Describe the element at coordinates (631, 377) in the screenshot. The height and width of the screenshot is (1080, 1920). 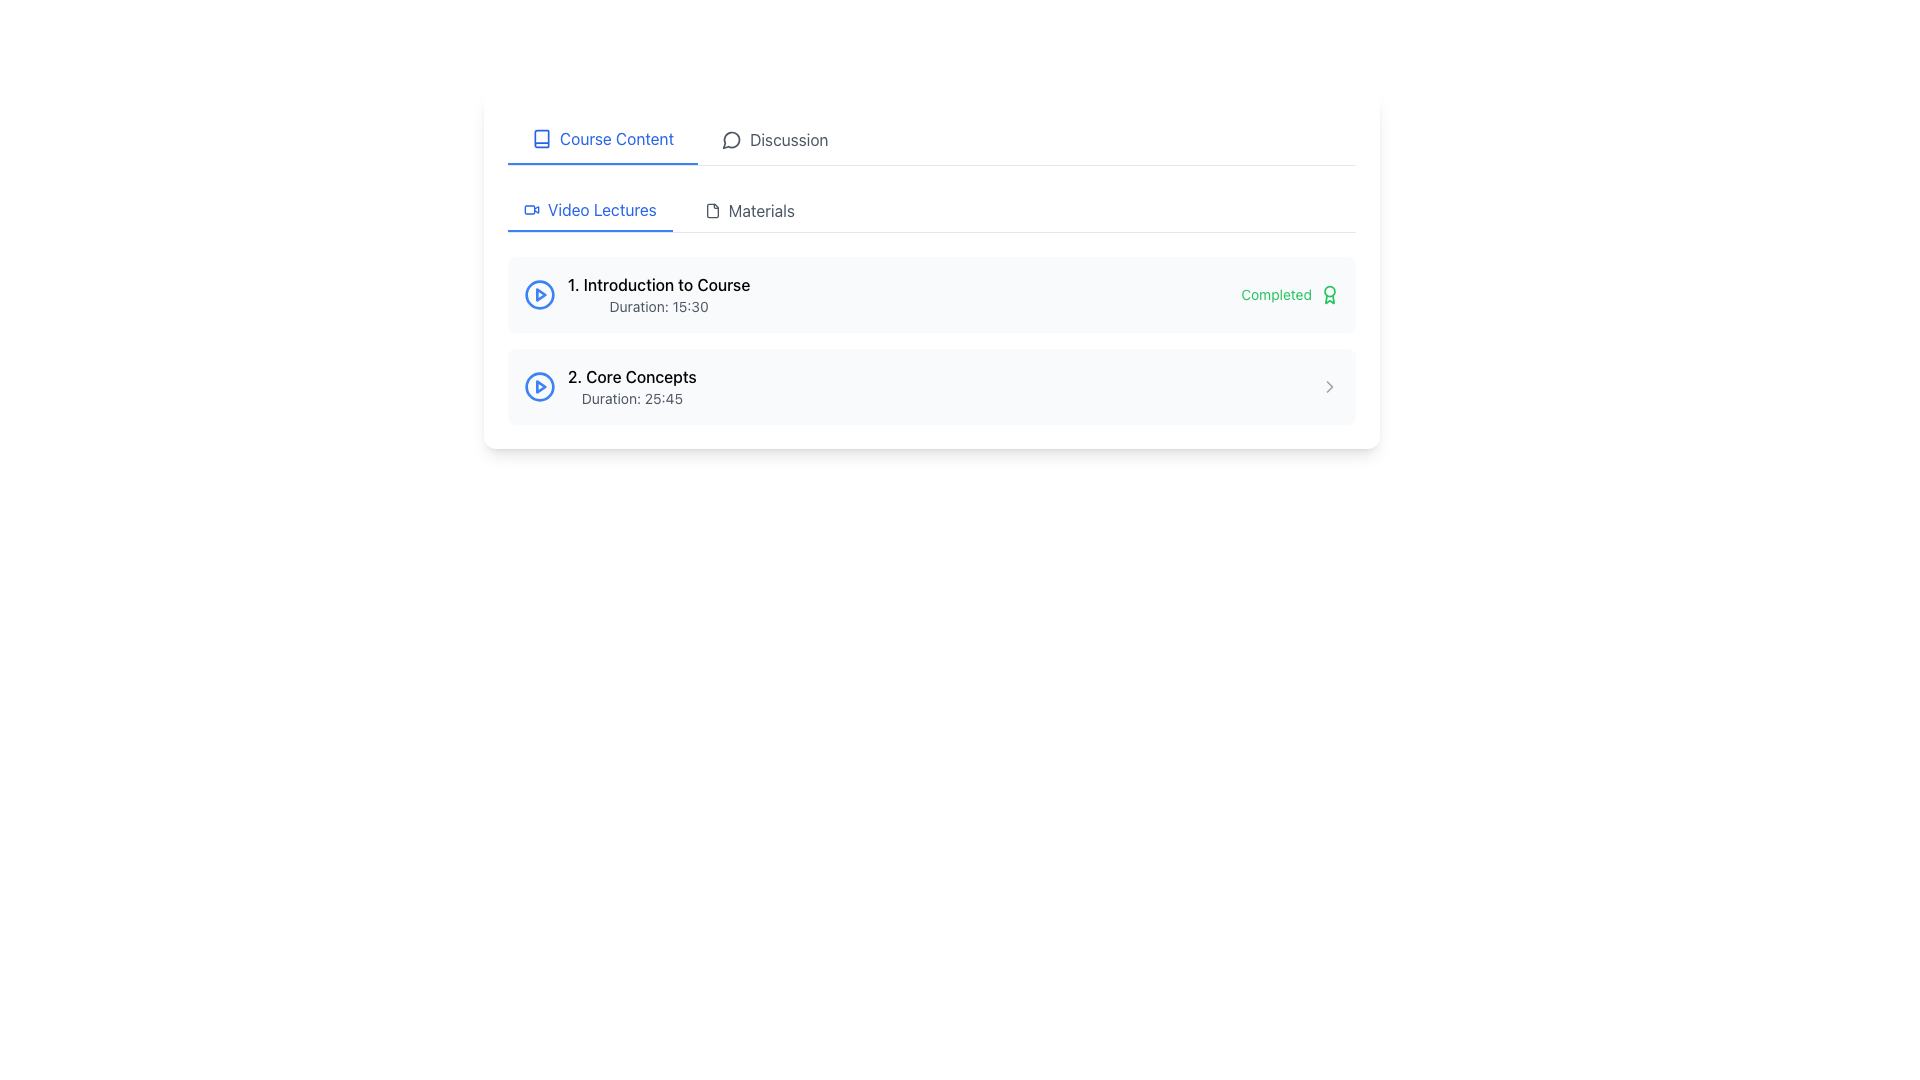
I see `the text label that serves as the title for the corresponding lecture in the second row of the vertical list of video lectures` at that location.